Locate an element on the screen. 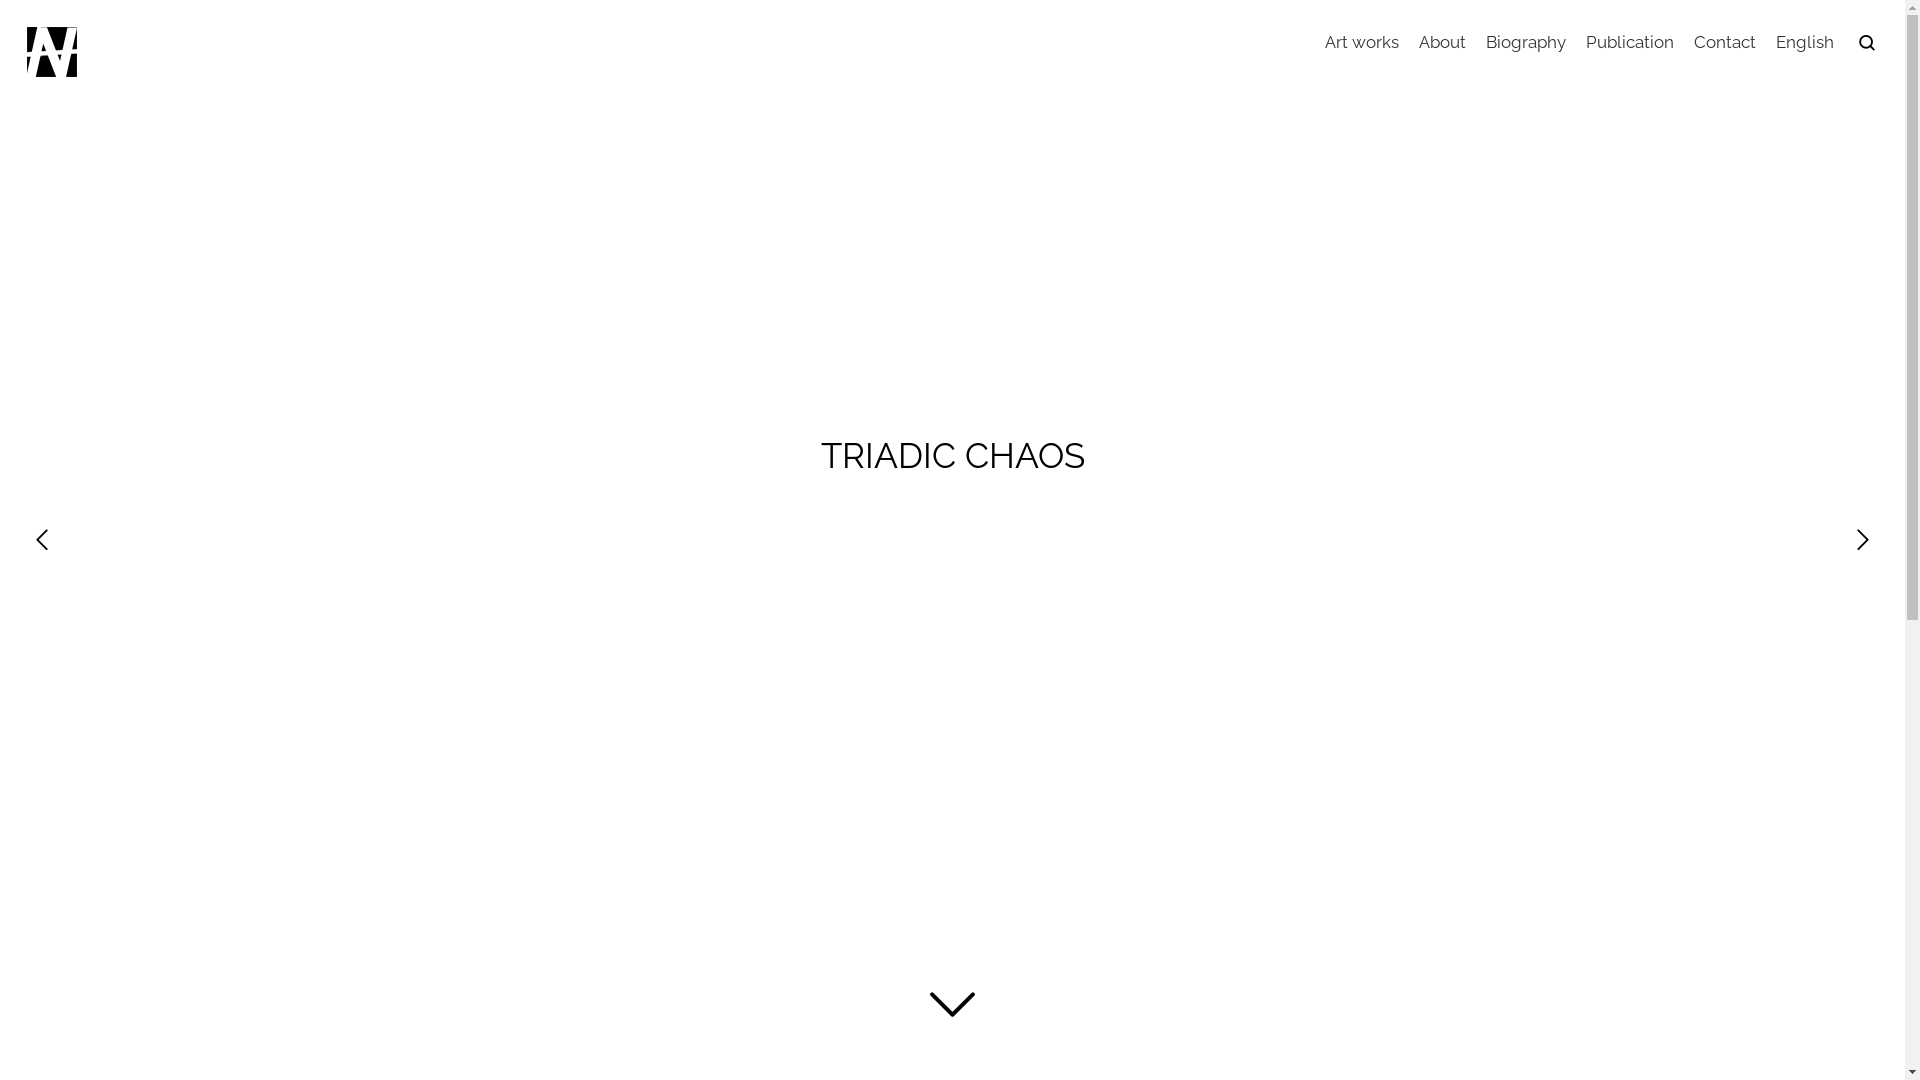 Image resolution: width=1920 pixels, height=1080 pixels. 'Publication' is located at coordinates (1630, 42).